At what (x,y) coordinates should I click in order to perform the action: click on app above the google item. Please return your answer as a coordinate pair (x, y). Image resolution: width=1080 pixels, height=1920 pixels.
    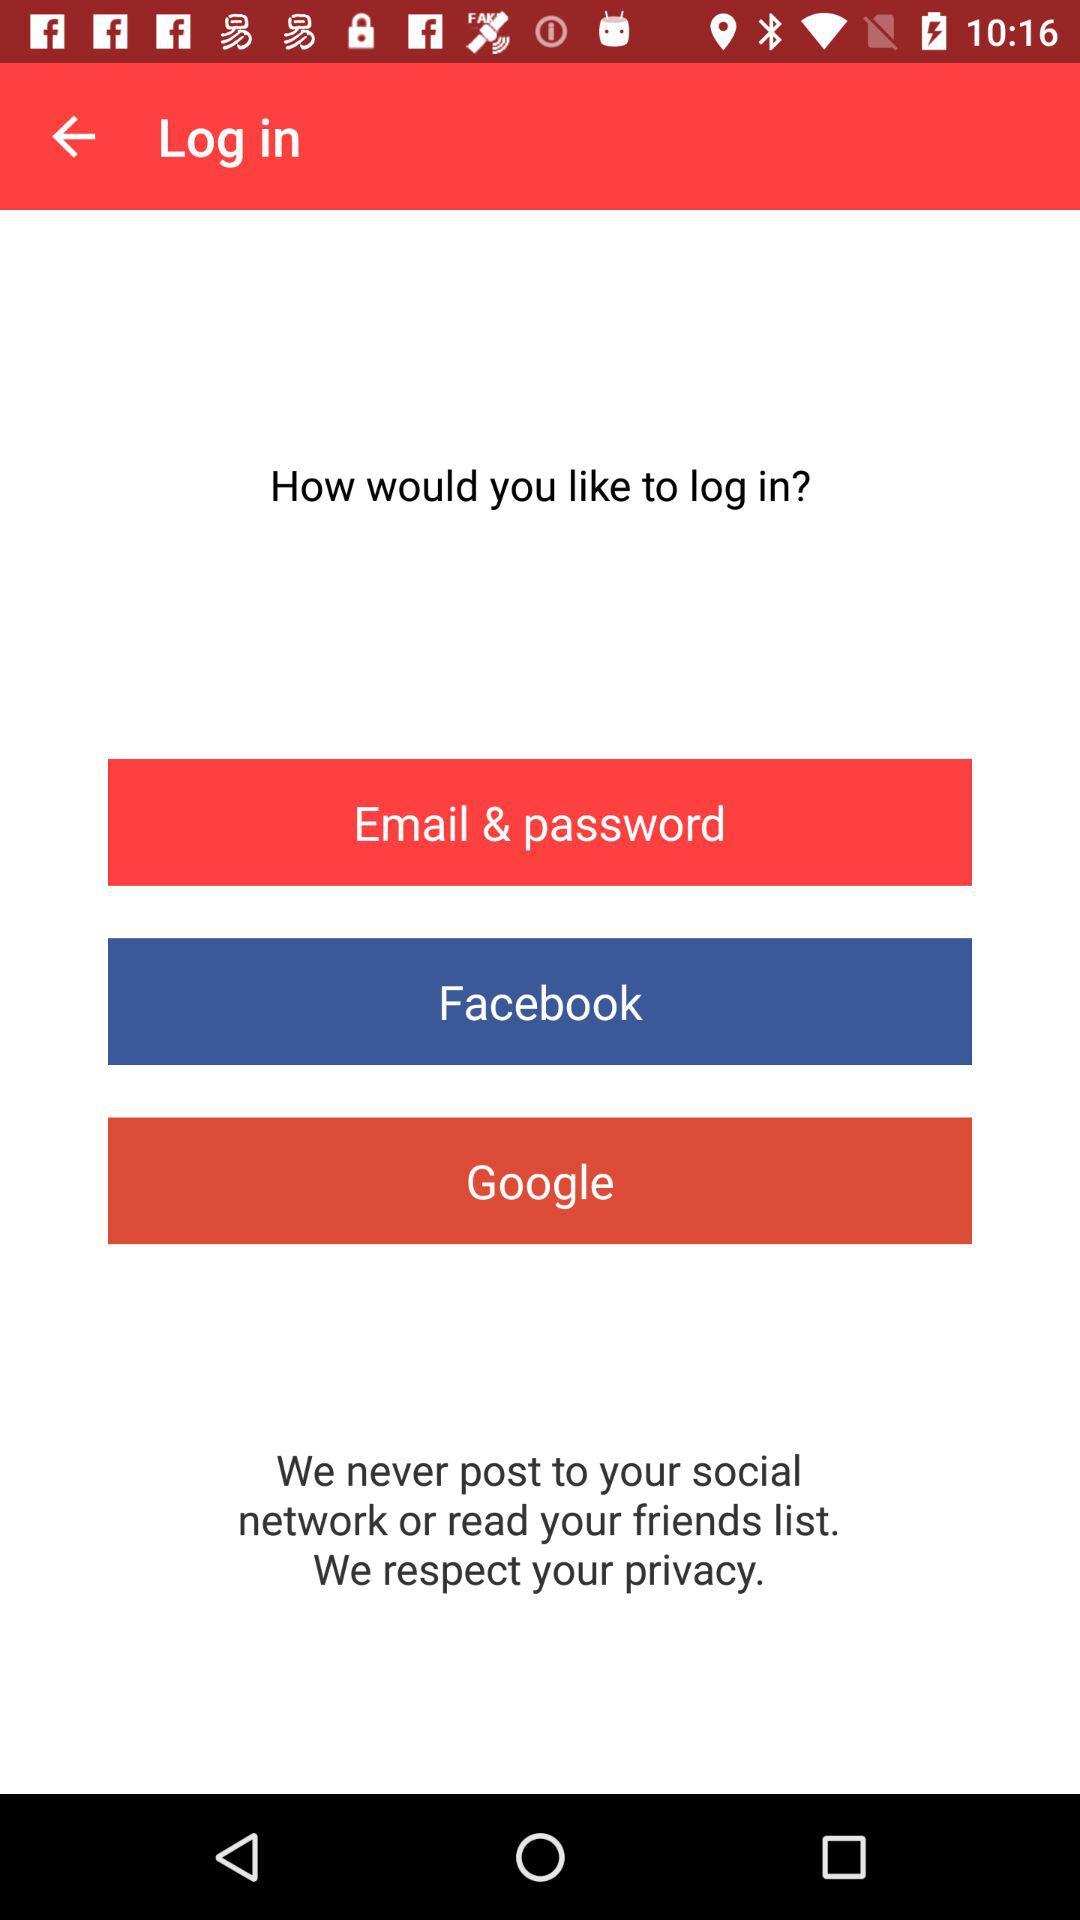
    Looking at the image, I should click on (540, 1001).